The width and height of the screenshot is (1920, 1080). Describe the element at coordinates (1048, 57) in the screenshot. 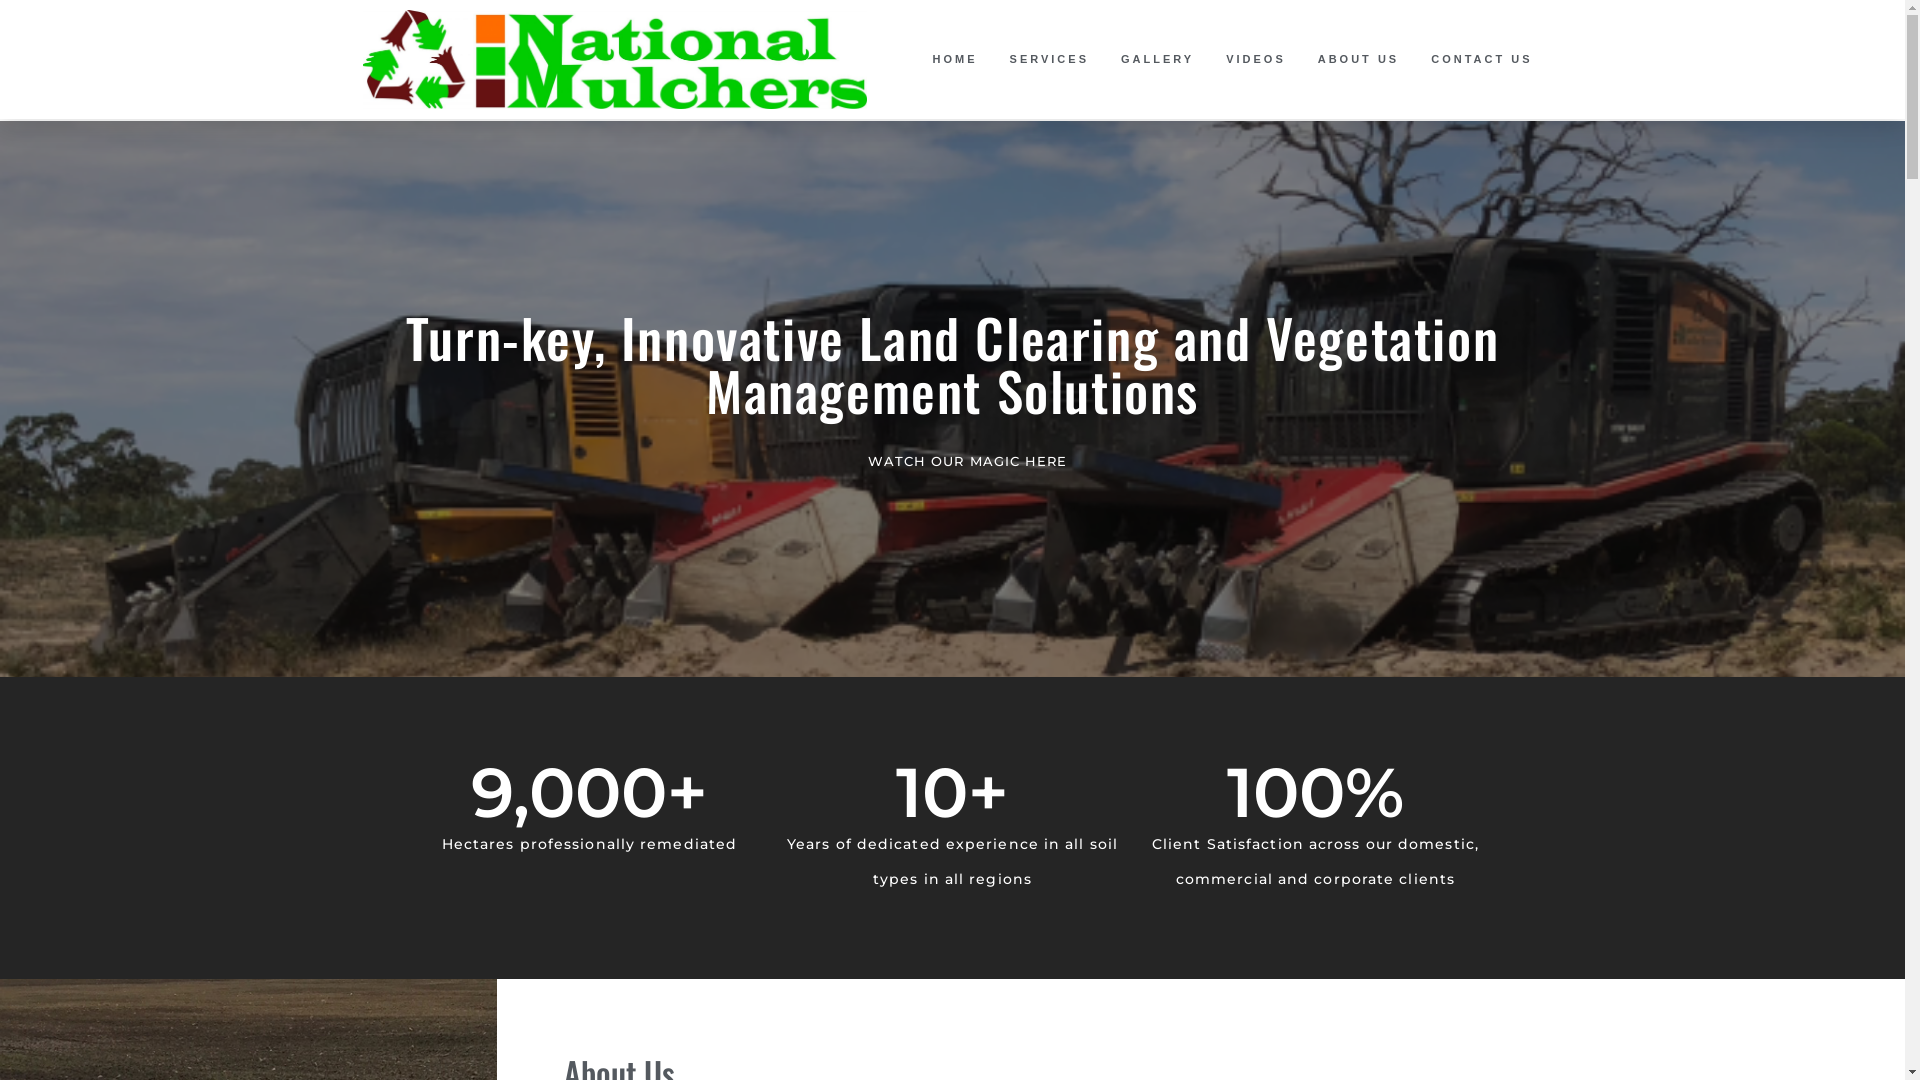

I see `'SERVICES'` at that location.